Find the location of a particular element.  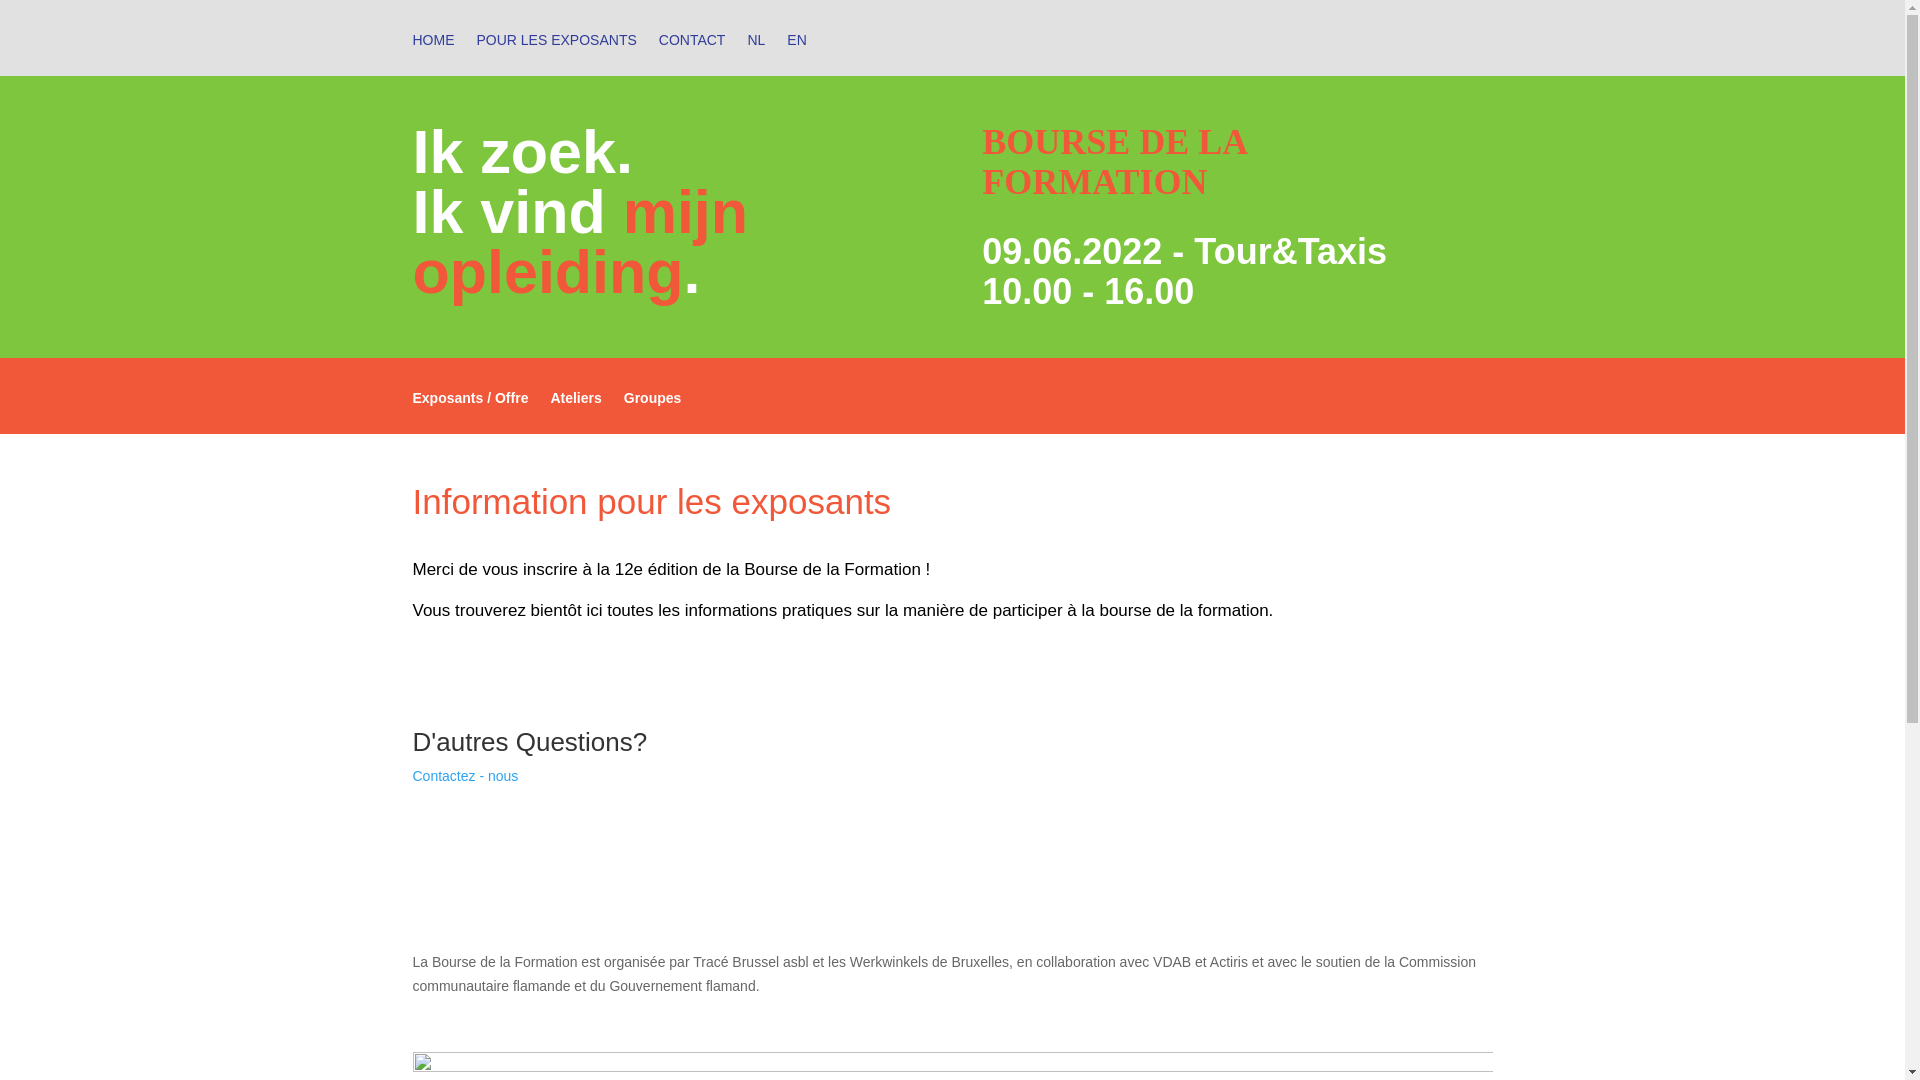

'EN' is located at coordinates (786, 53).